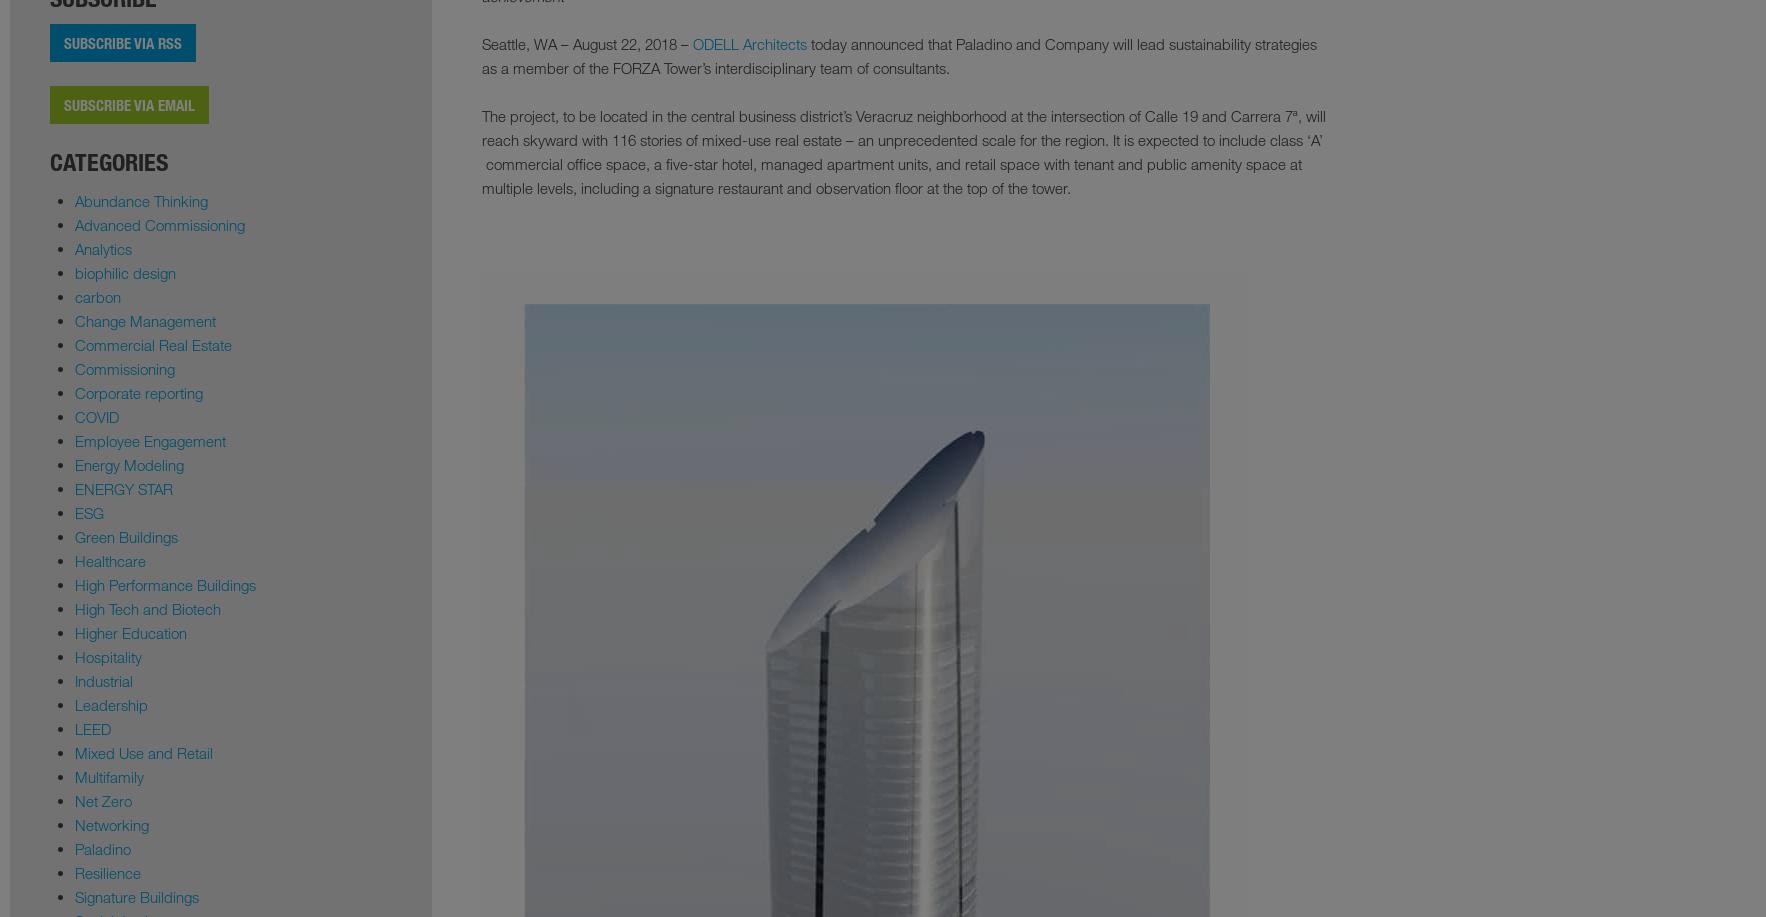 The height and width of the screenshot is (917, 1766). Describe the element at coordinates (124, 368) in the screenshot. I see `'Commissioning'` at that location.